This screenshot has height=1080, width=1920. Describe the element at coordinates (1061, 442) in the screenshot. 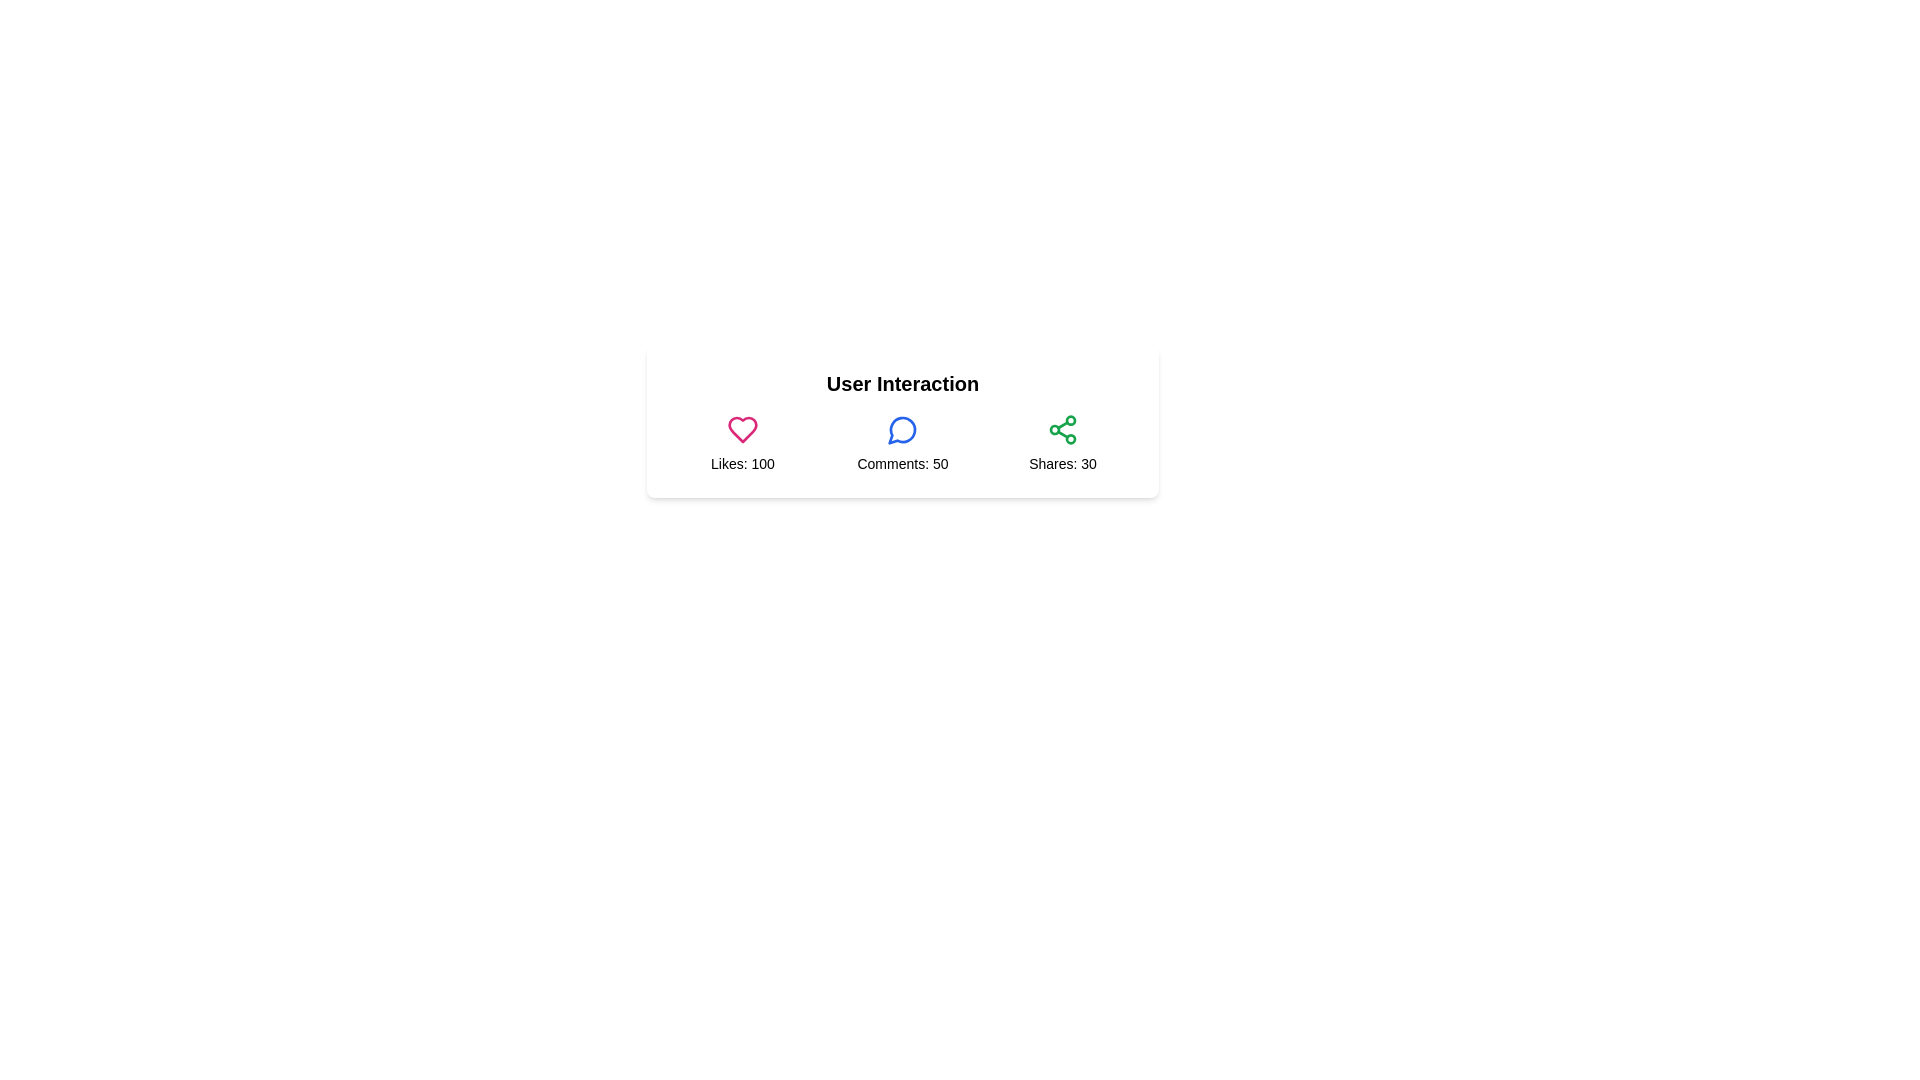

I see `the Informational Label that indicates the number of shares (30), located at the bottom right side of the layout, following 'Comments: 50'` at that location.